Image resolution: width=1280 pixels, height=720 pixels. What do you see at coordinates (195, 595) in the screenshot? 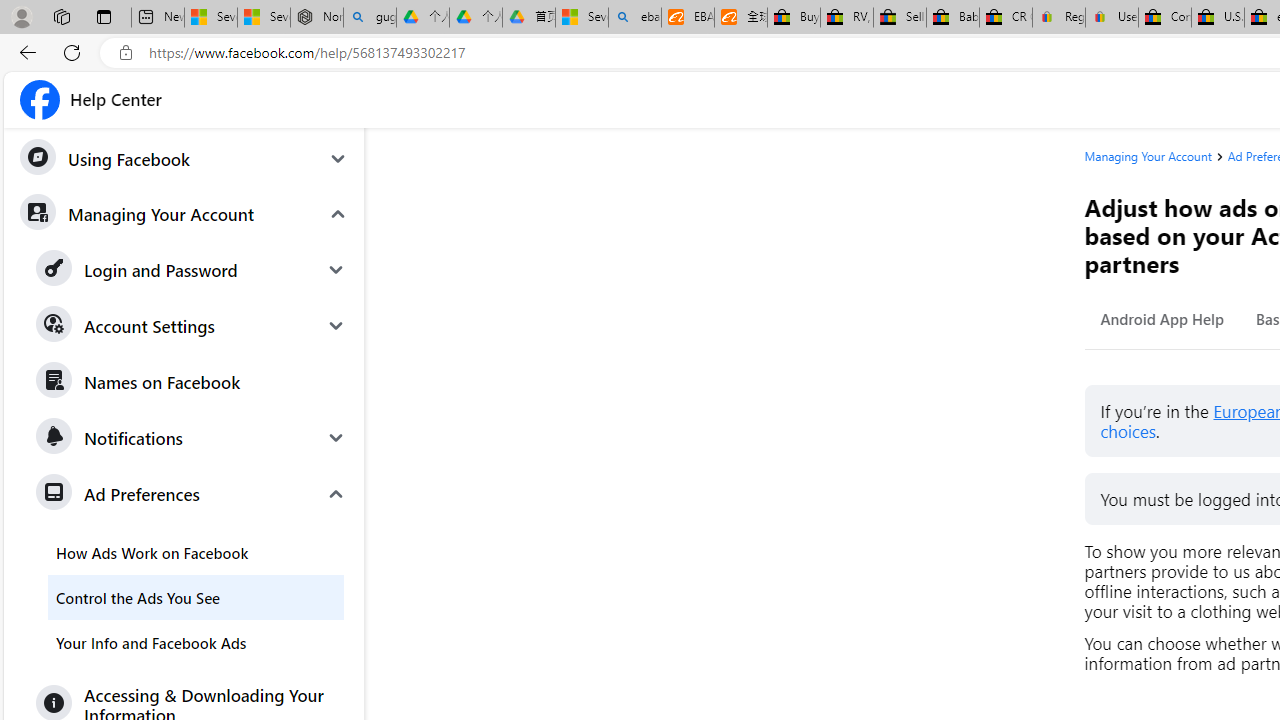
I see `'Control the Ads You See'` at bounding box center [195, 595].